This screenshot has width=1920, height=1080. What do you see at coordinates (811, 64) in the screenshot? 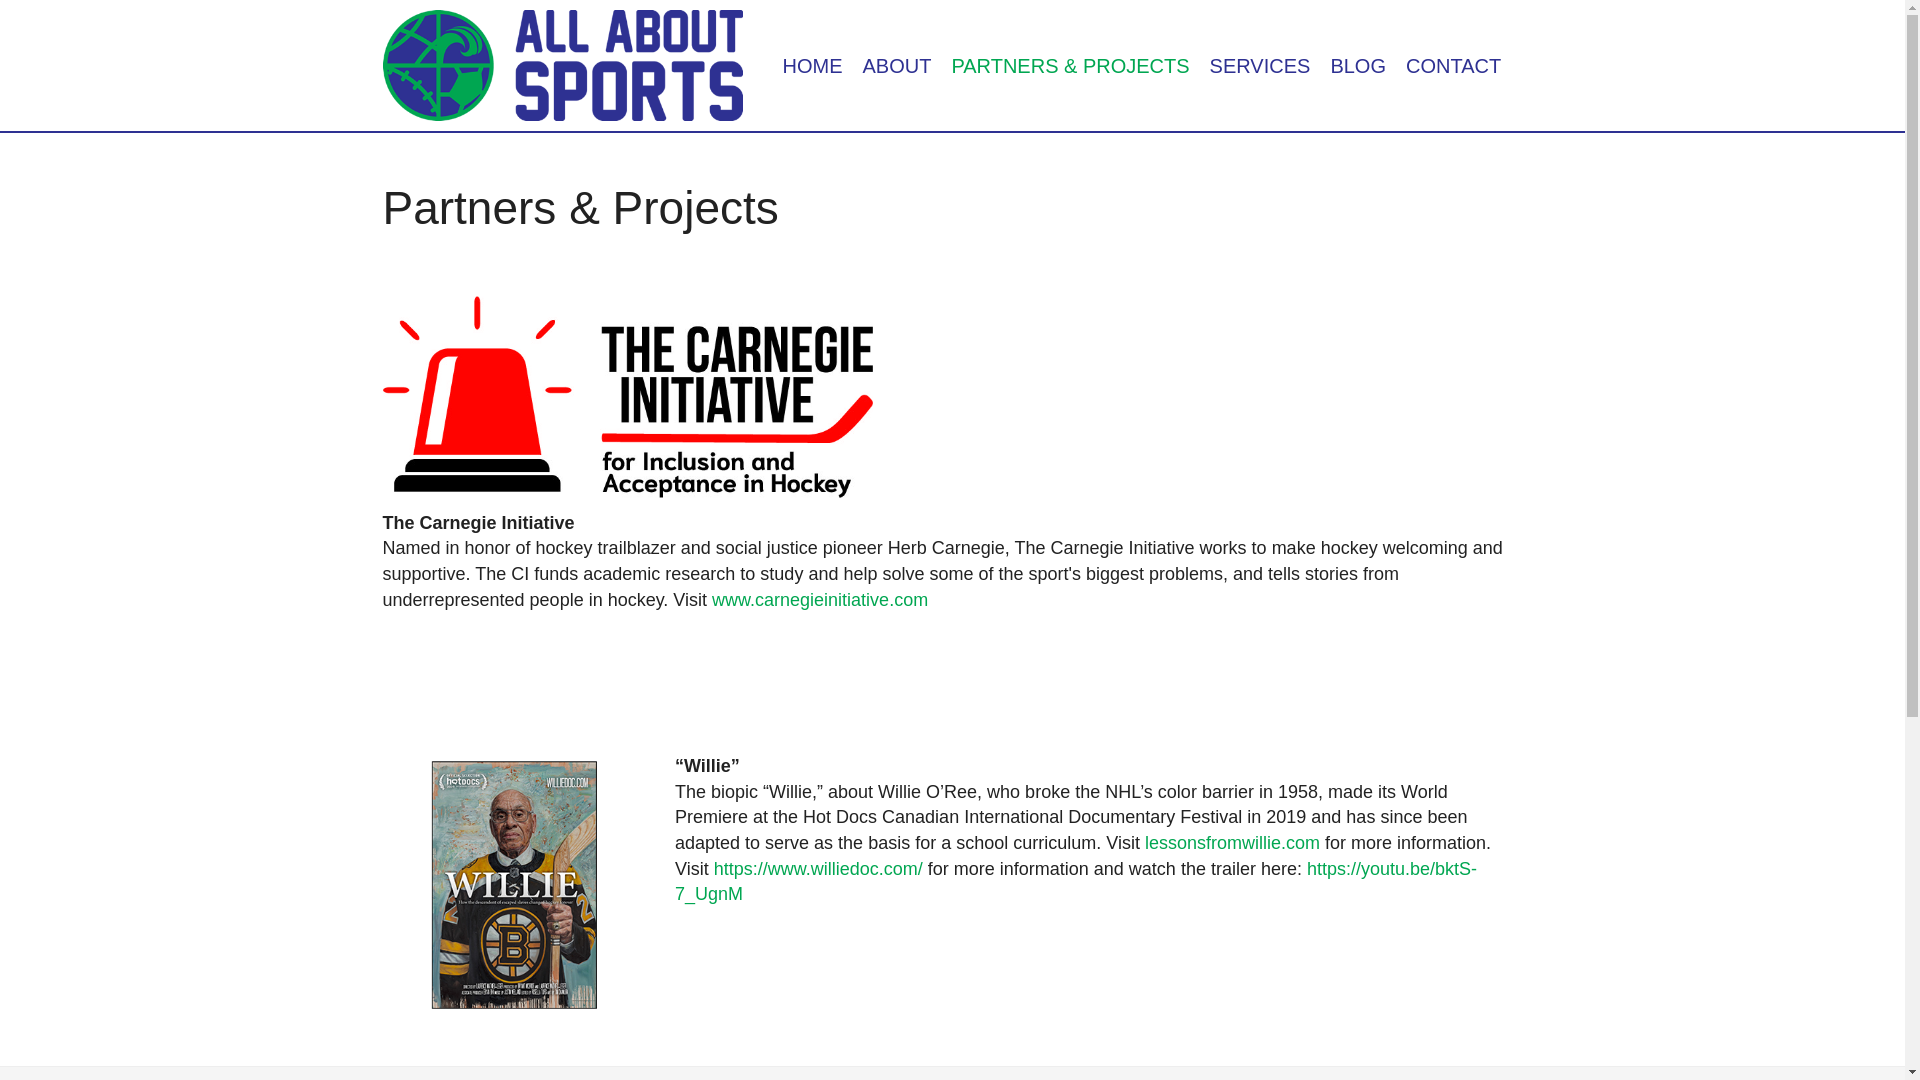
I see `'HOME'` at bounding box center [811, 64].